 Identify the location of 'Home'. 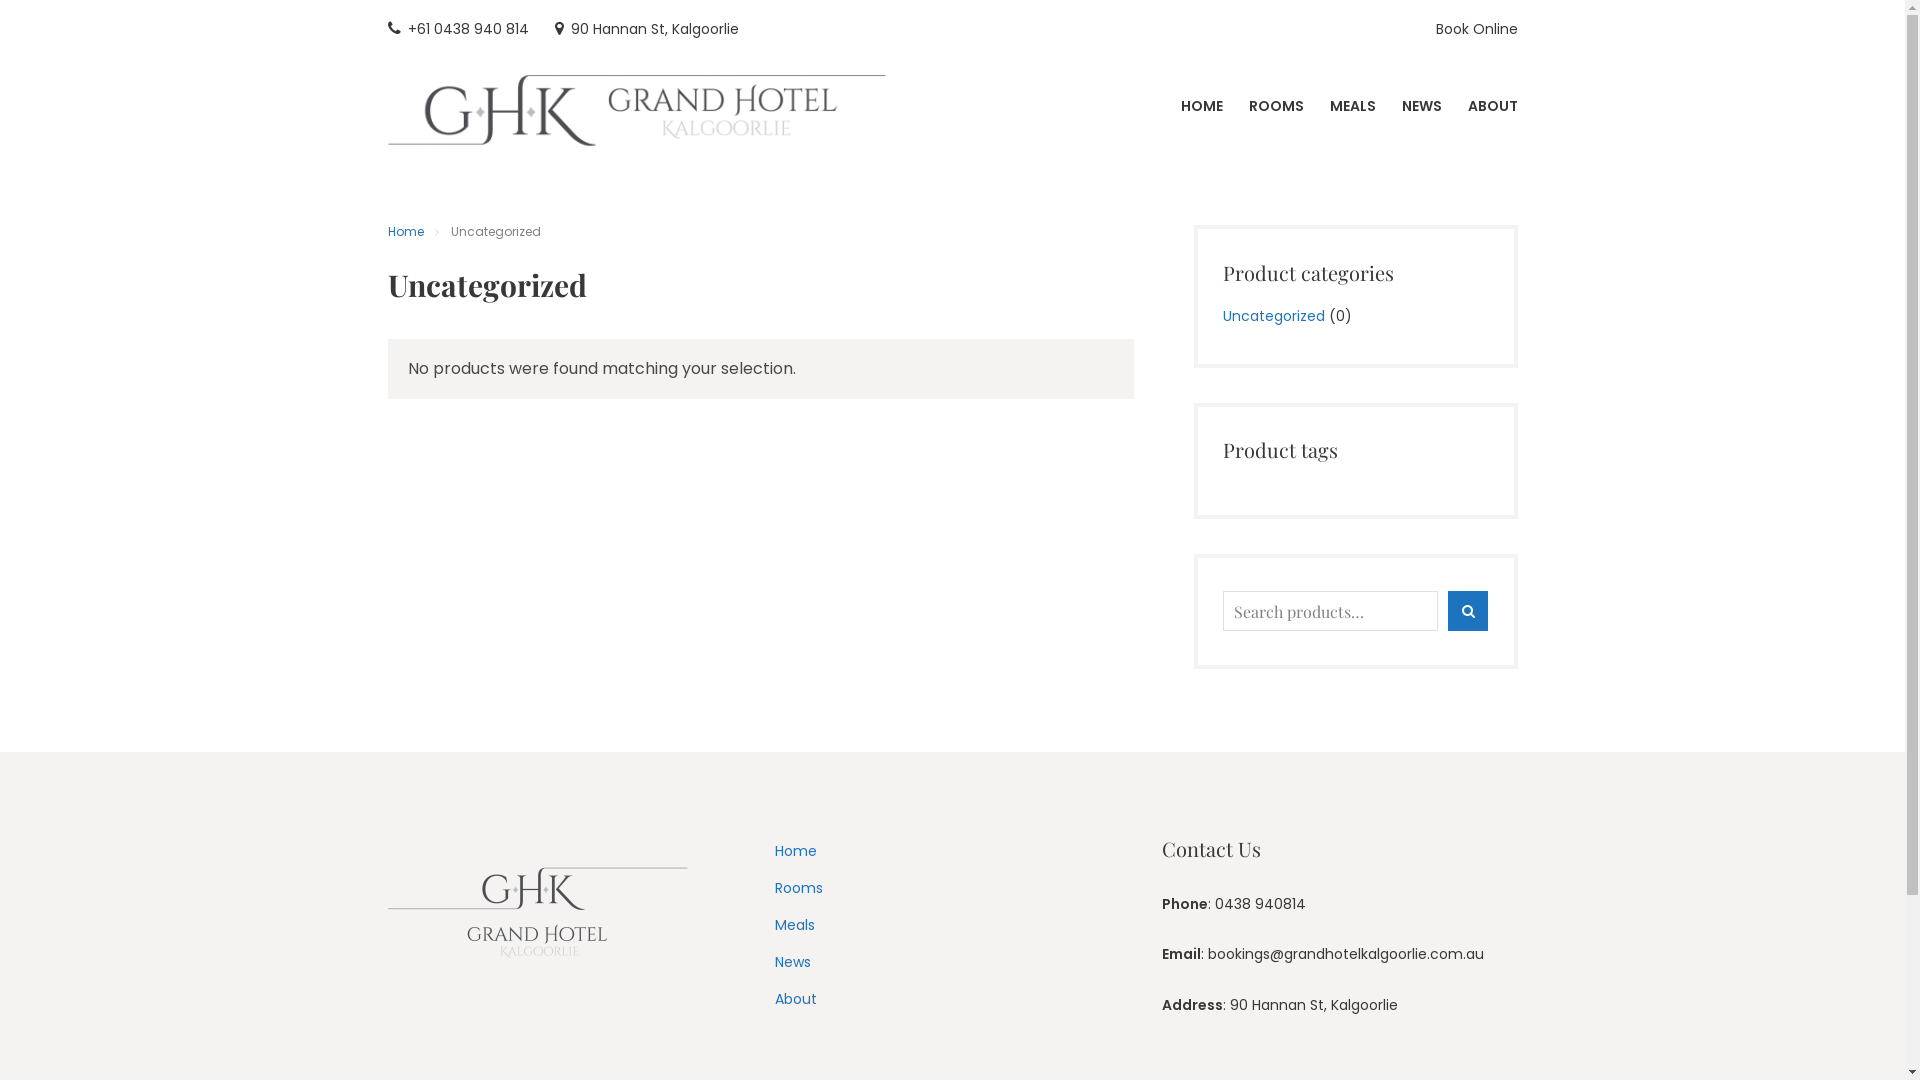
(405, 230).